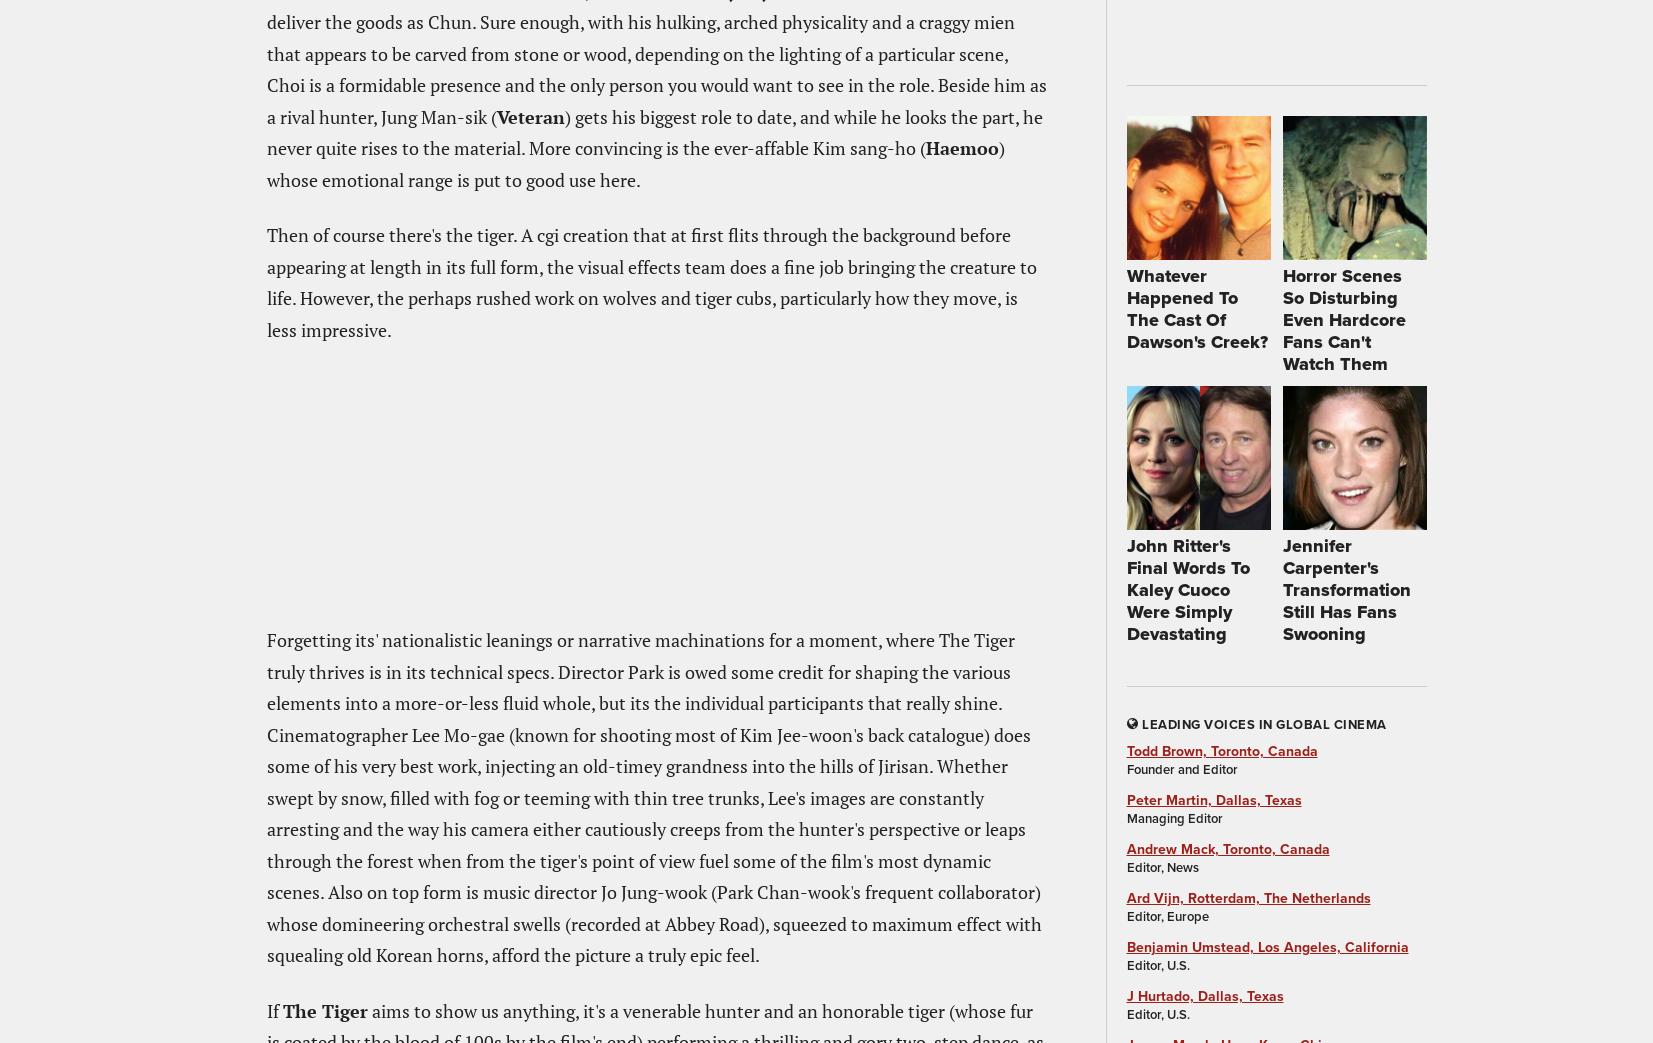 This screenshot has height=1043, width=1653. I want to click on 'Benjamin Umstead, Los Angeles, California', so click(1267, 945).